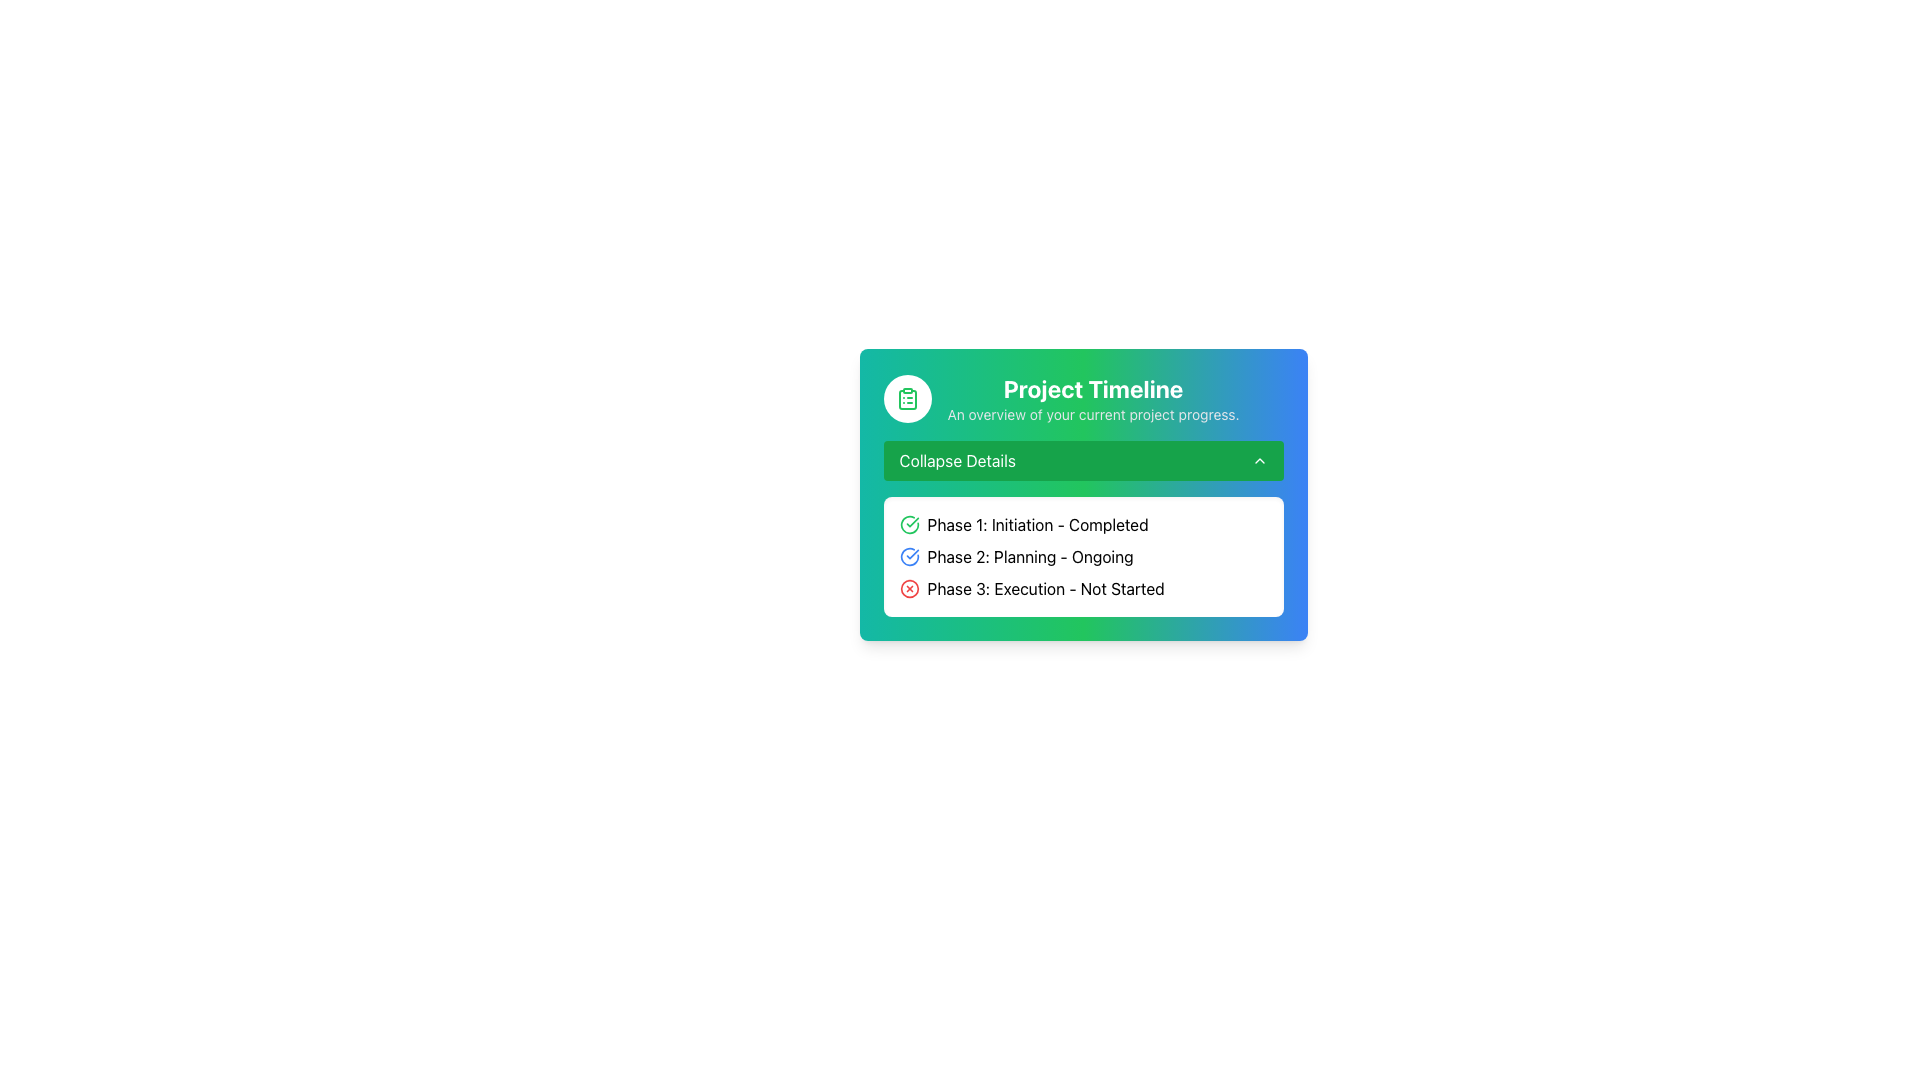 The height and width of the screenshot is (1080, 1920). What do you see at coordinates (1092, 398) in the screenshot?
I see `text from the title and subtitle Text Block located at the top of the main panel, positioned to the right of a circular clipboard icon` at bounding box center [1092, 398].